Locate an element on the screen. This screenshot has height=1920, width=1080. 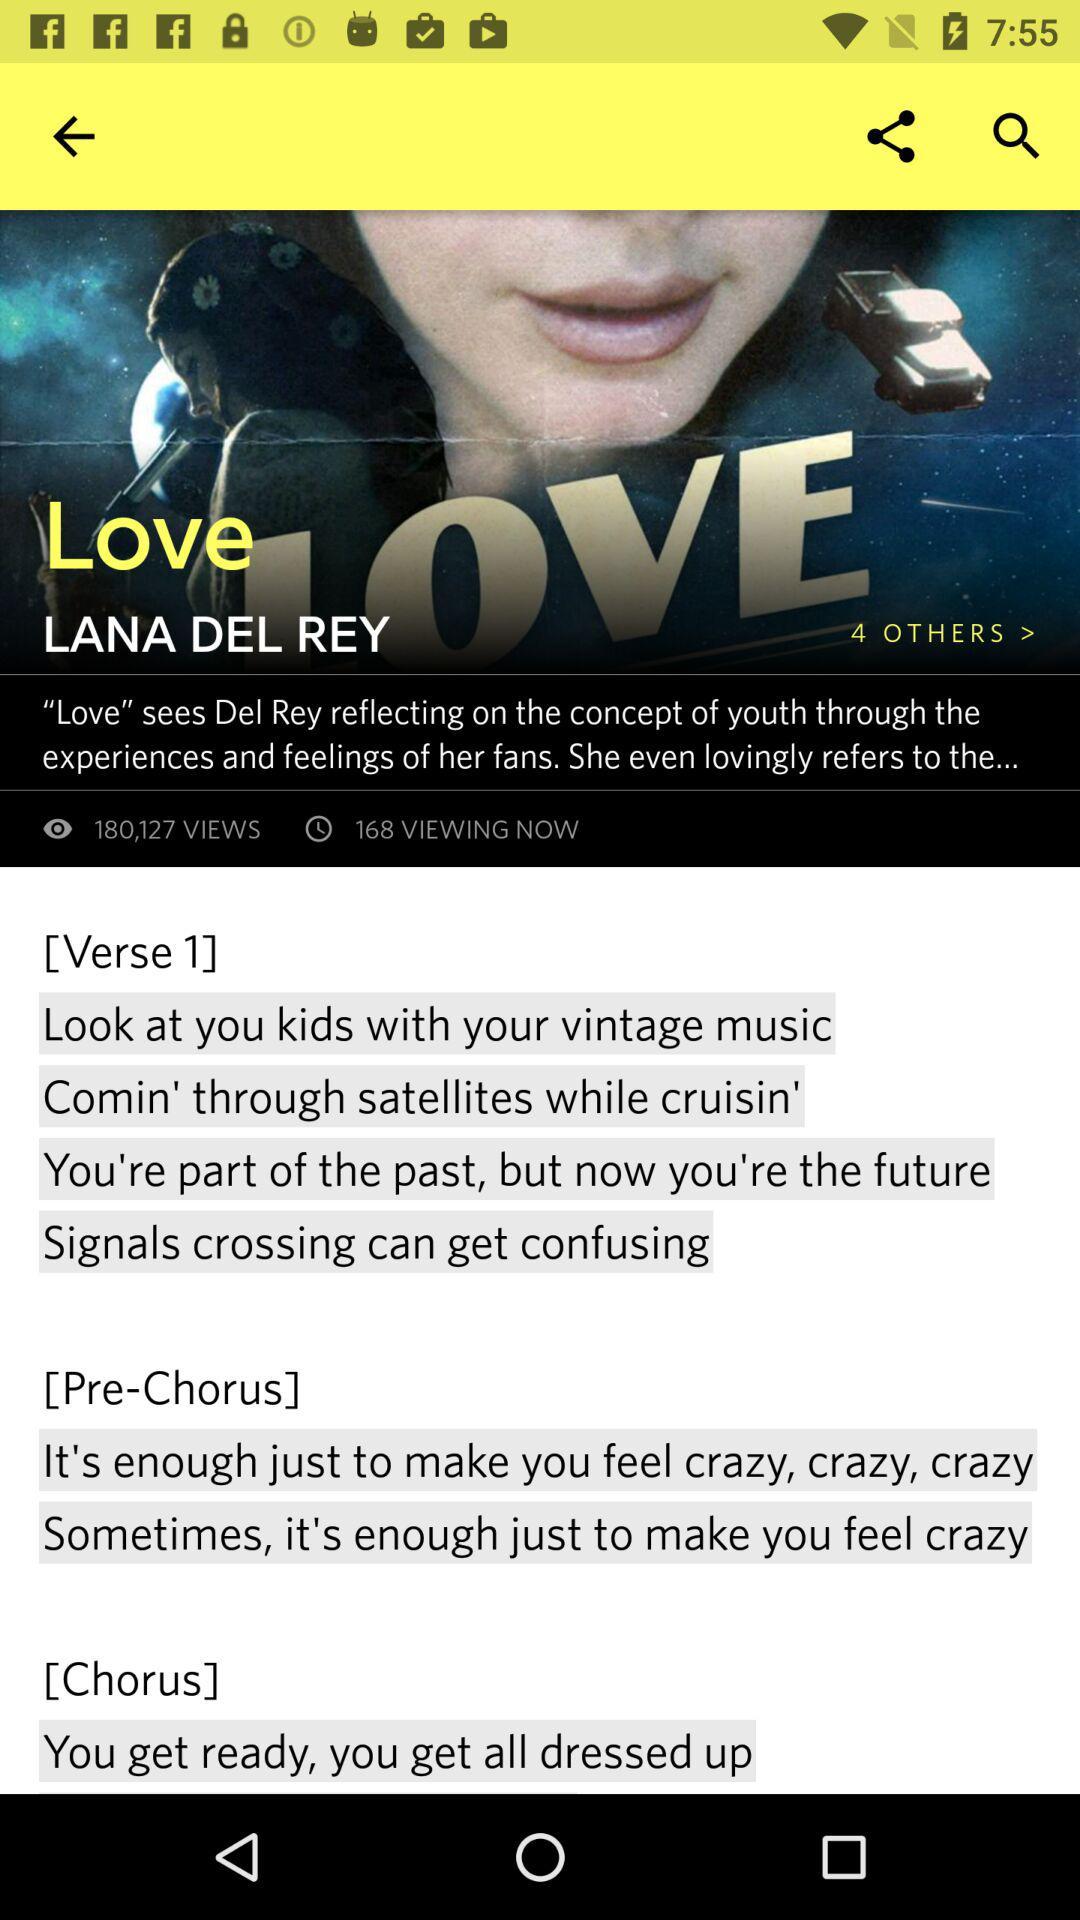
the 4 others > icon is located at coordinates (943, 631).